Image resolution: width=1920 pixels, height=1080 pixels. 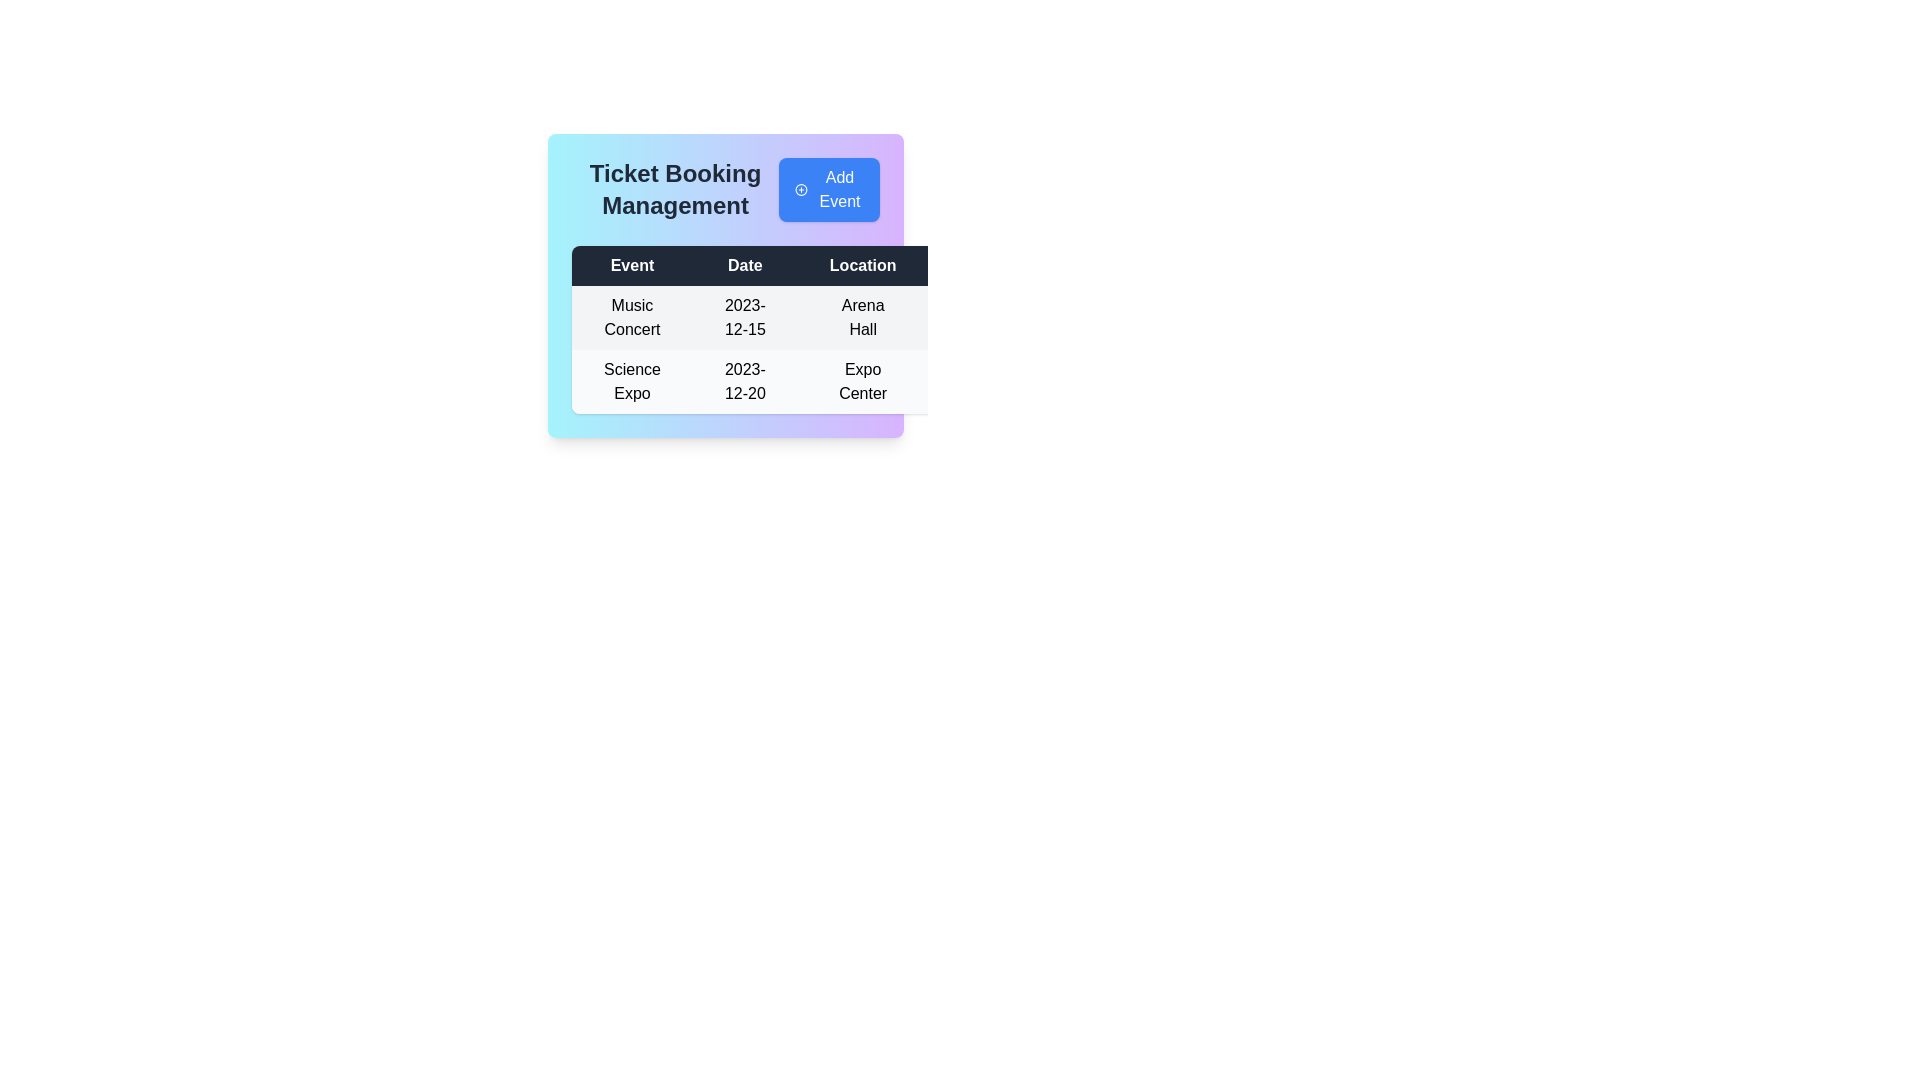 What do you see at coordinates (631, 381) in the screenshot?
I see `the 'Science Expo' text element located in the second row of the 'Event' table, following the 'Music Concert' entry` at bounding box center [631, 381].